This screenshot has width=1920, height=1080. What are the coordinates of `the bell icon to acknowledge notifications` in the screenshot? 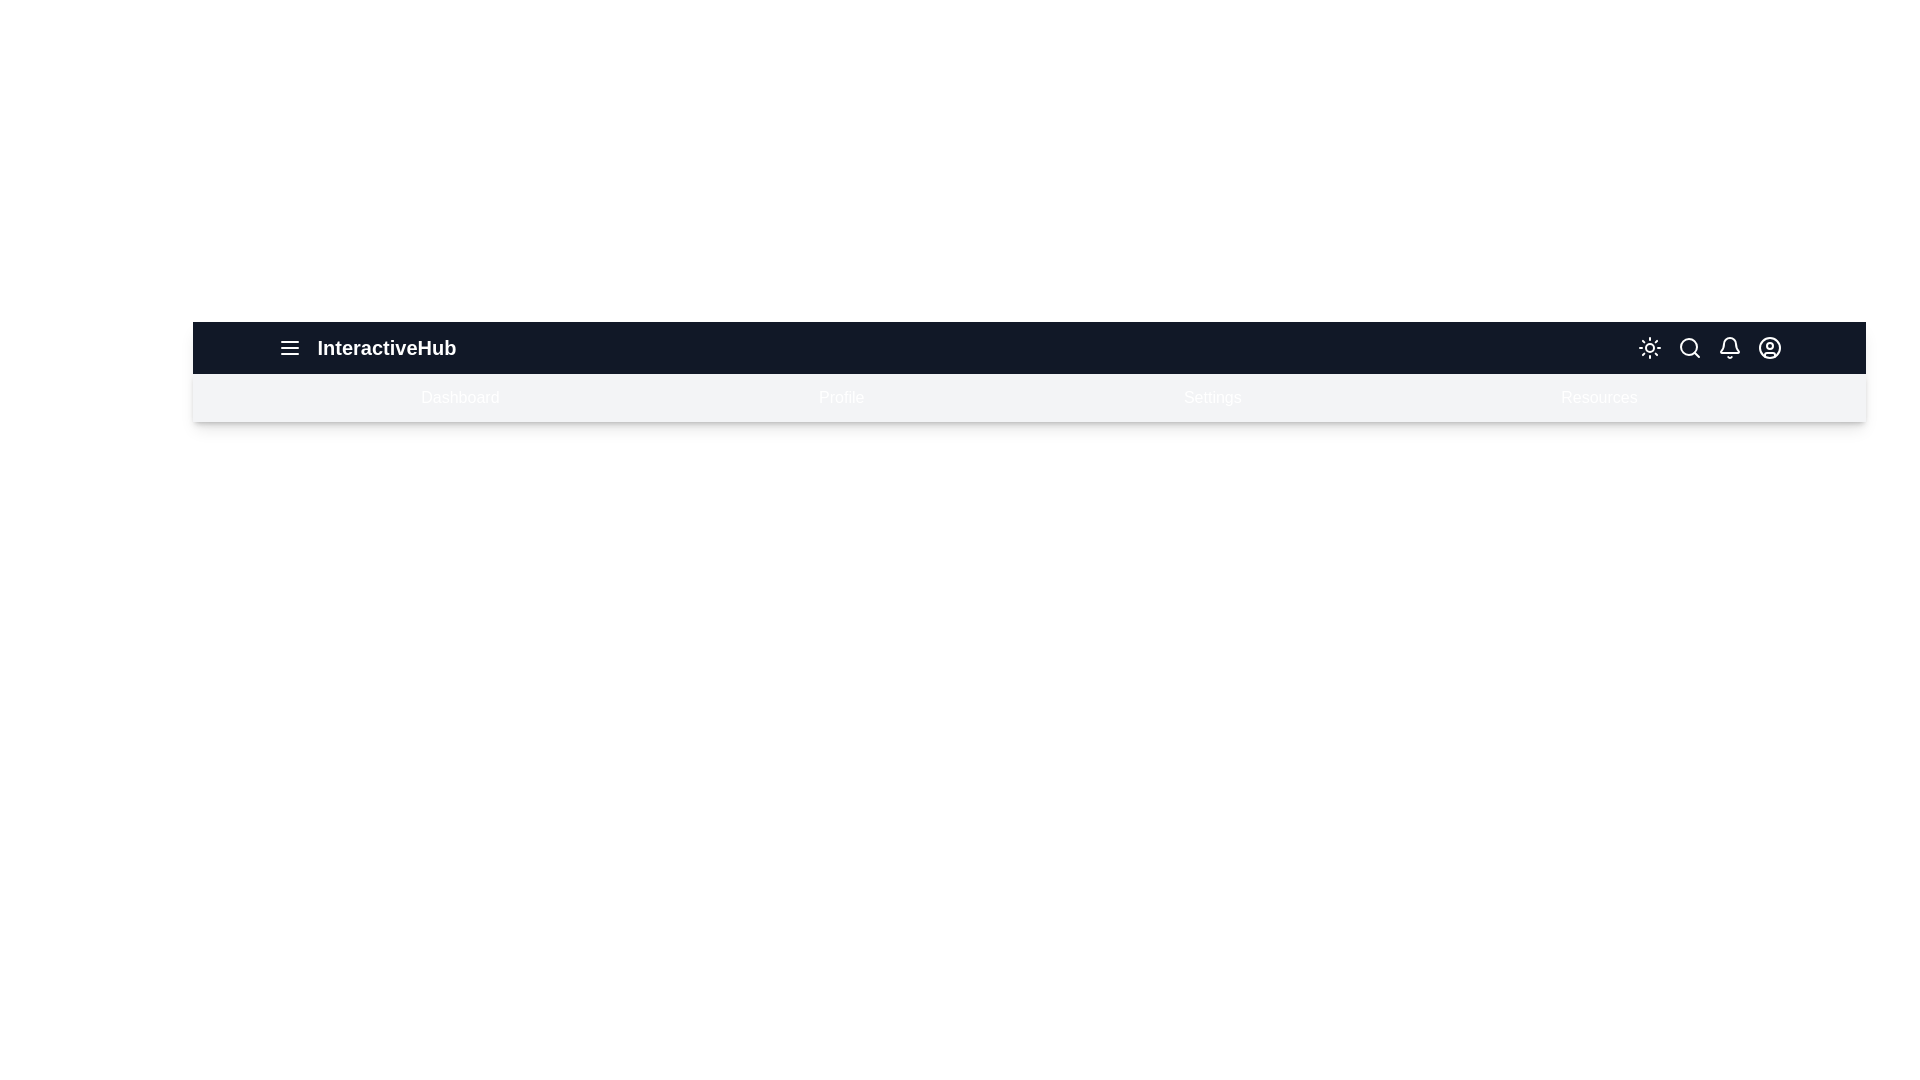 It's located at (1728, 346).